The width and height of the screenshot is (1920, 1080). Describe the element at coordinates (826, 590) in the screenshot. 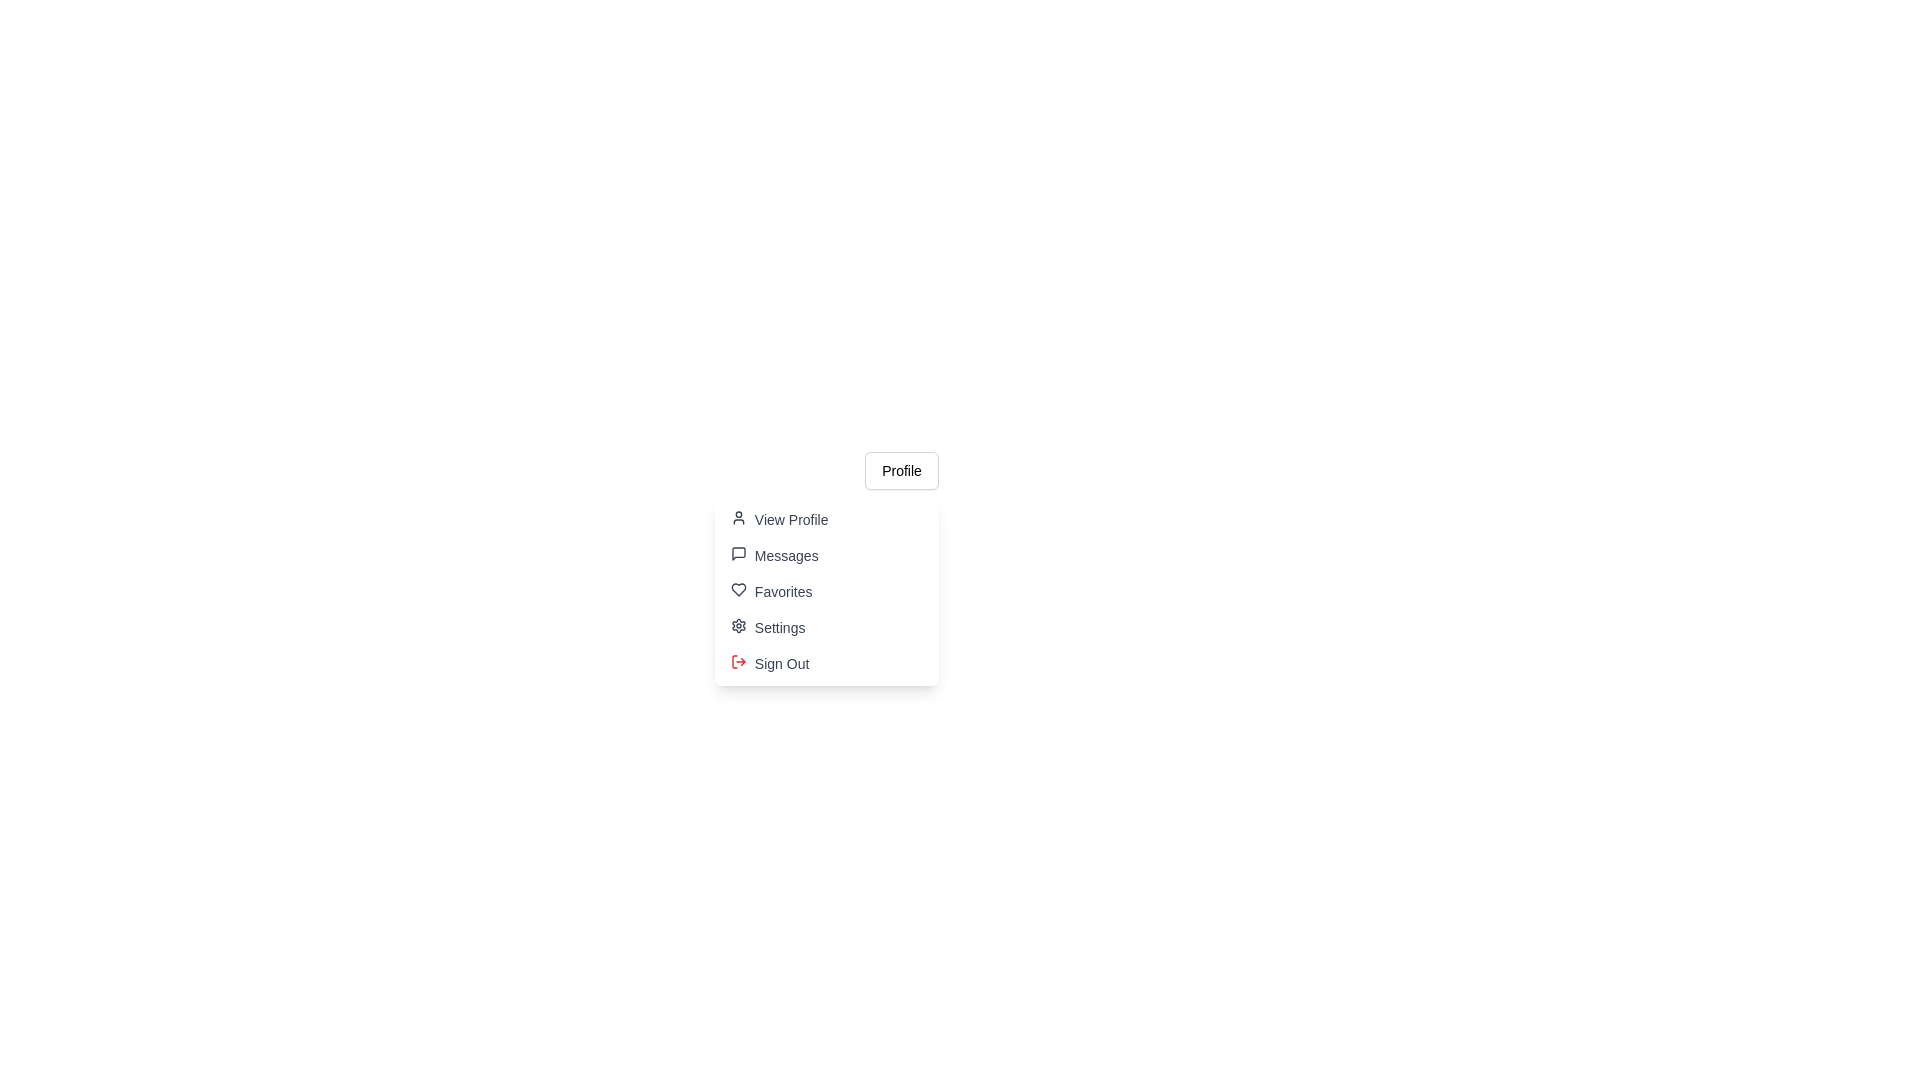

I see `the button in the dropdown menu that navigates to the favorites section, located below 'Messages' and above 'Settings'` at that location.